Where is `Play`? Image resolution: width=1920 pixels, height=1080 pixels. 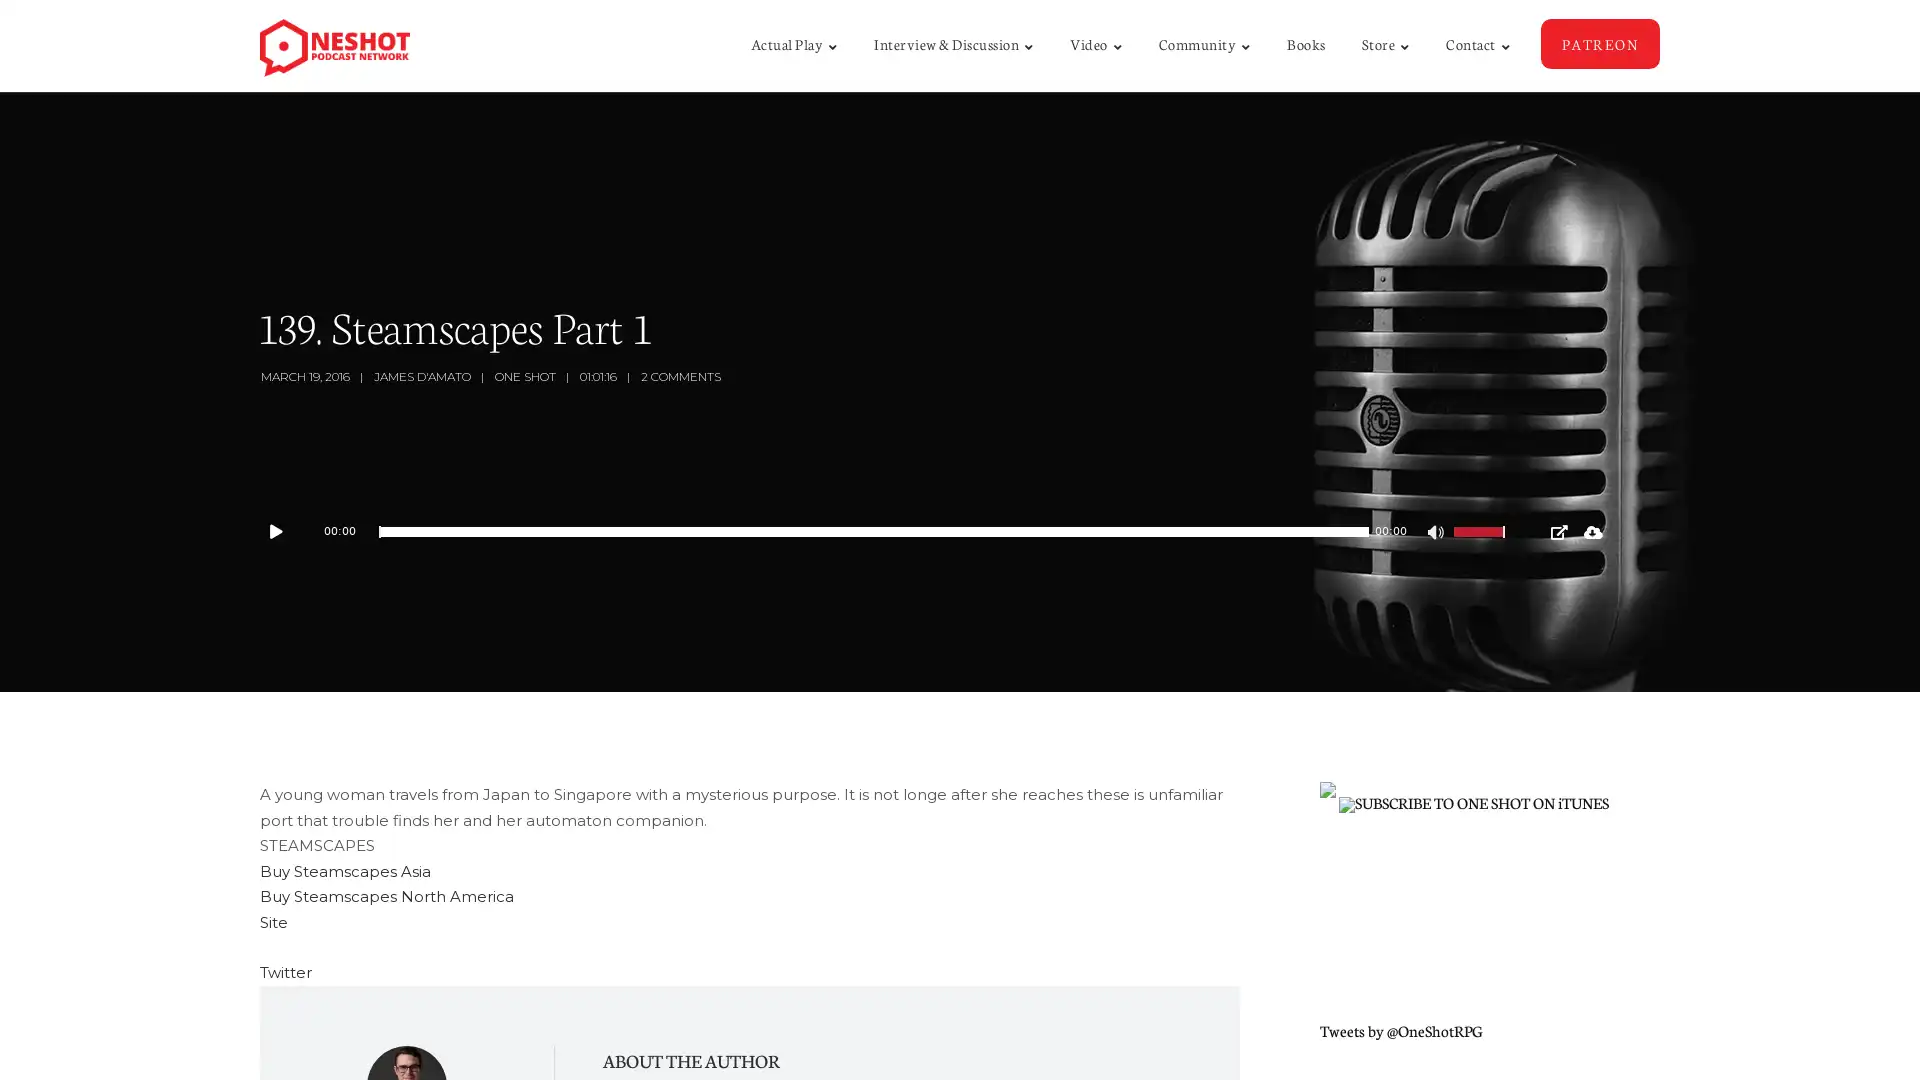 Play is located at coordinates (285, 531).